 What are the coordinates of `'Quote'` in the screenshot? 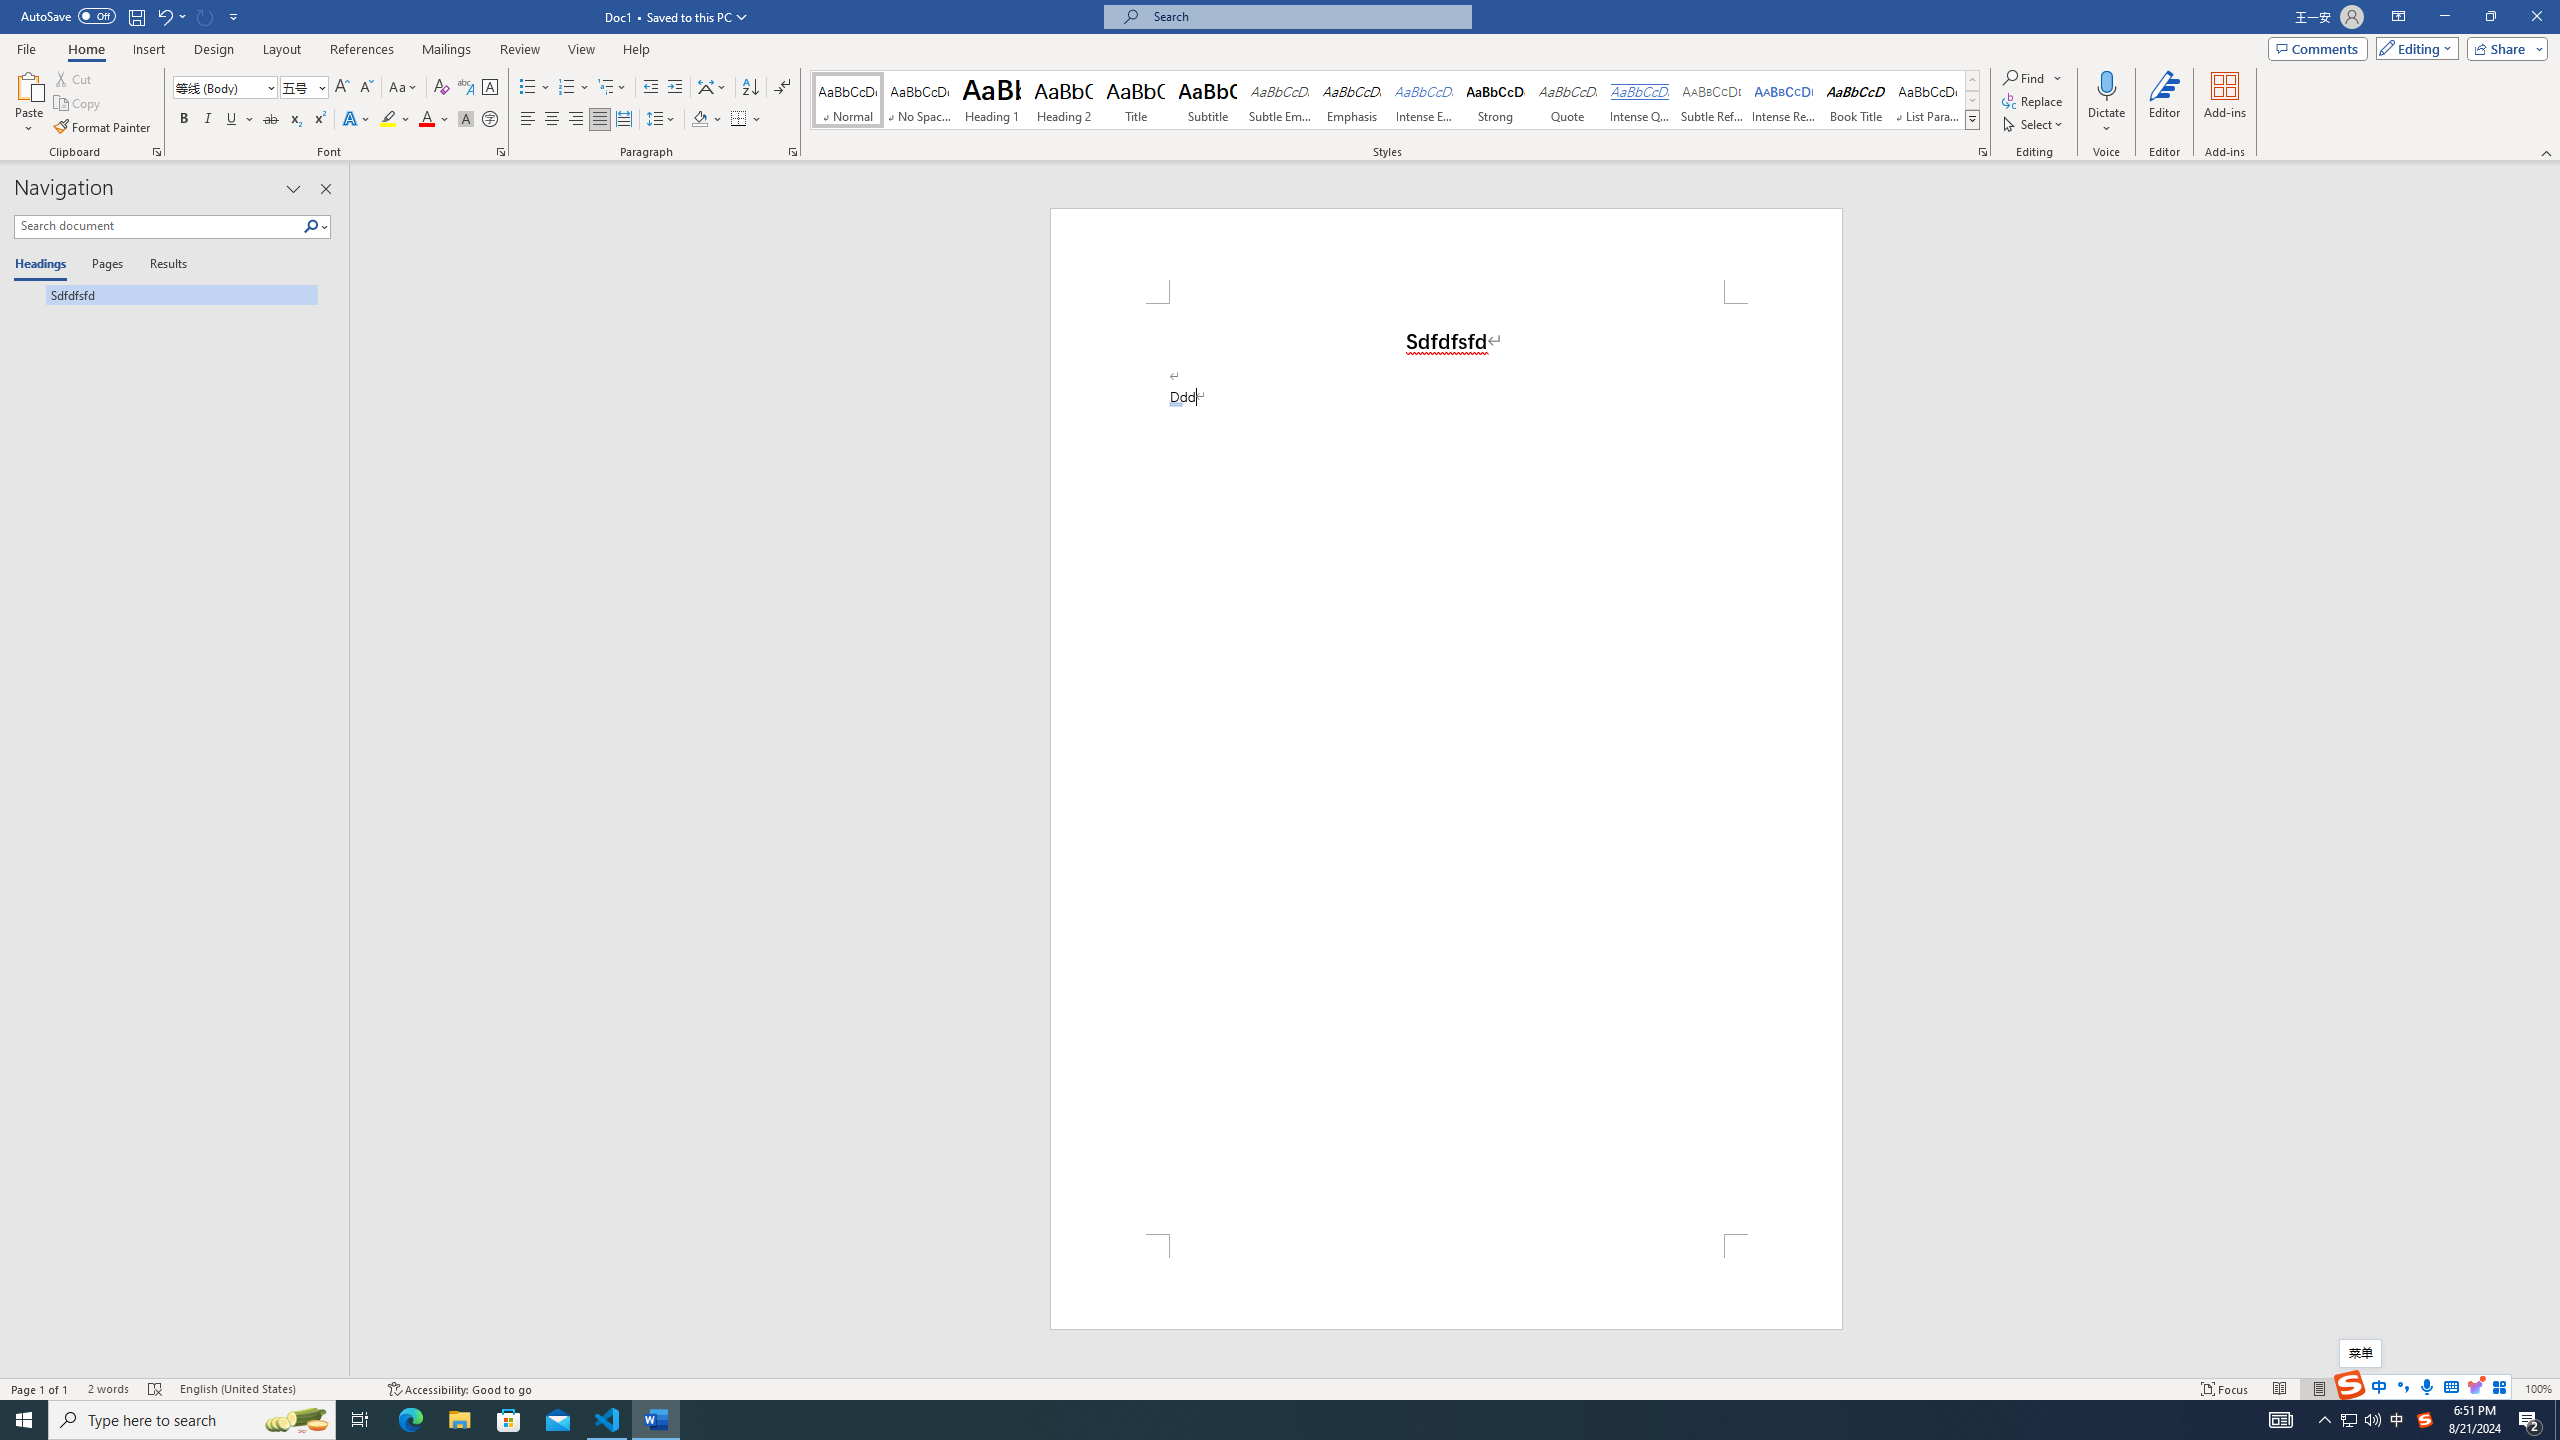 It's located at (1568, 99).